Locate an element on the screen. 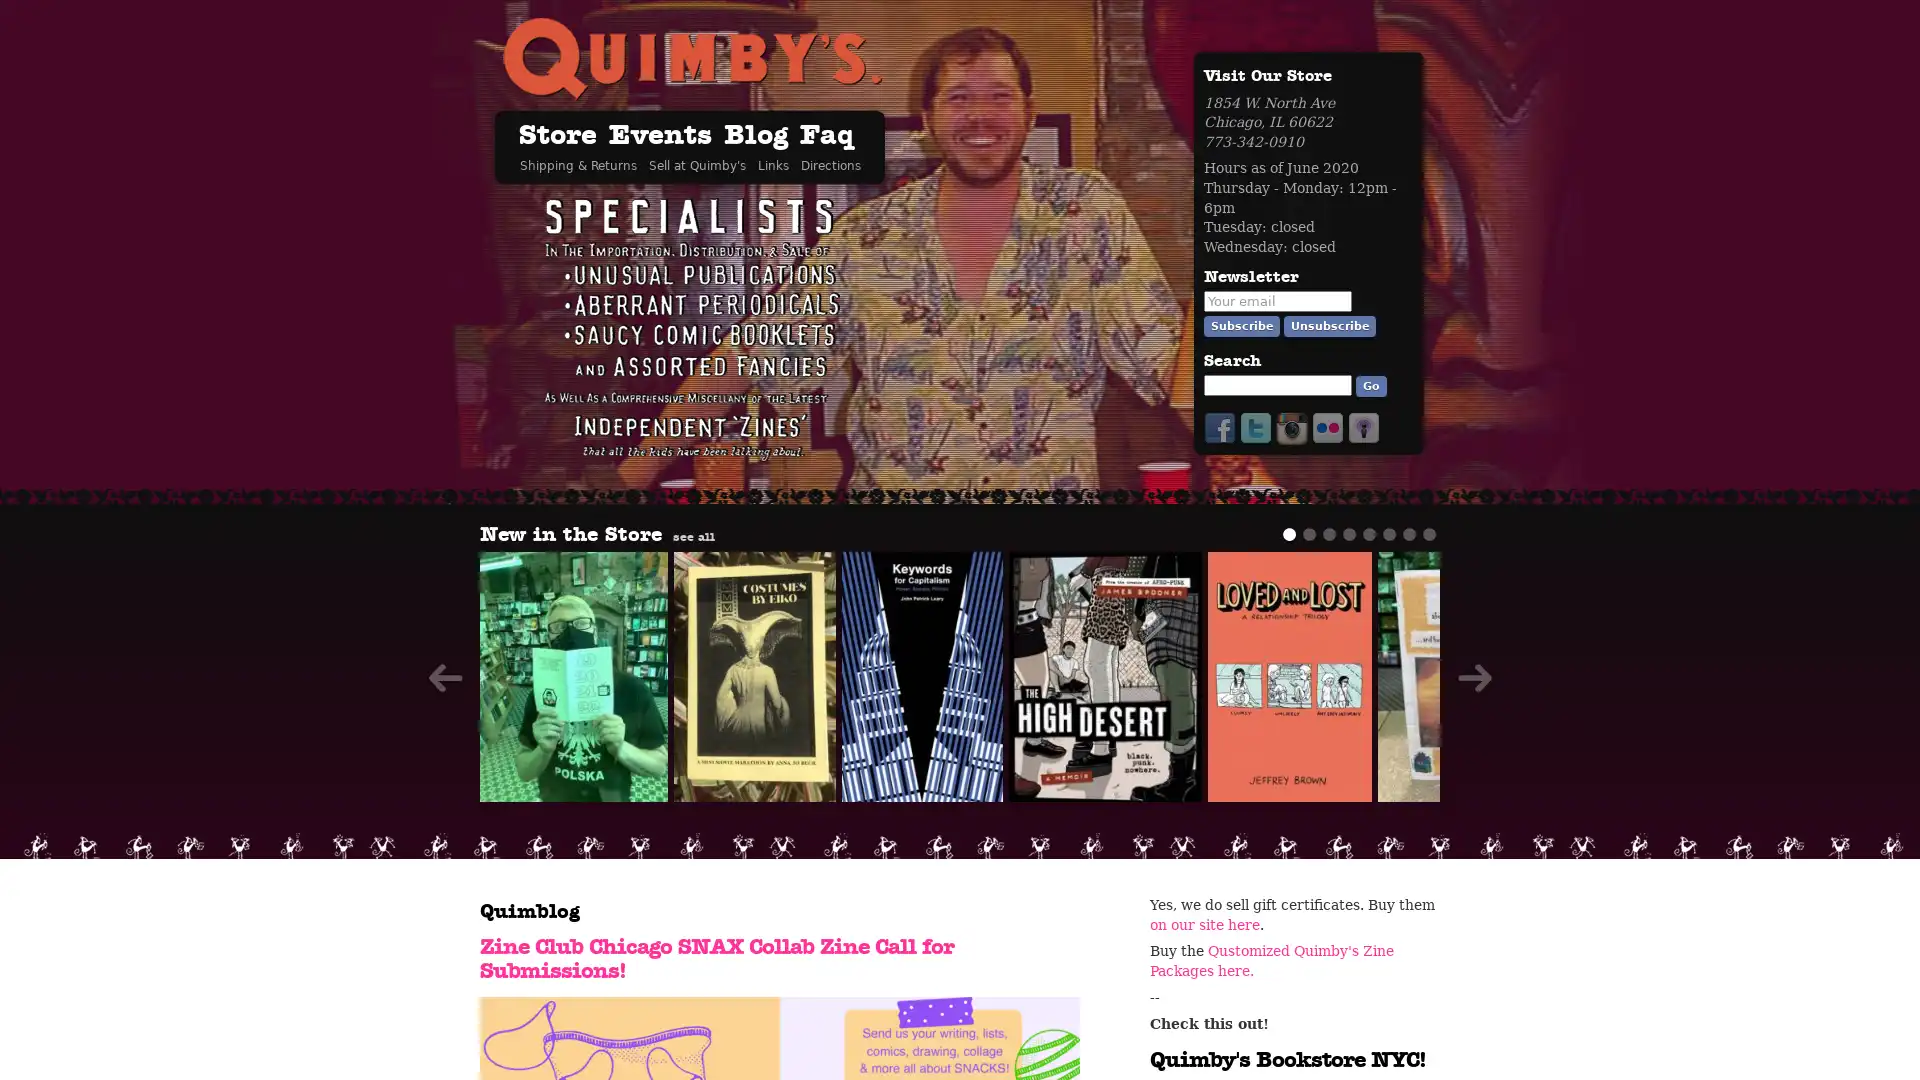 The image size is (1920, 1080). Unsubscribe is located at coordinates (1329, 324).